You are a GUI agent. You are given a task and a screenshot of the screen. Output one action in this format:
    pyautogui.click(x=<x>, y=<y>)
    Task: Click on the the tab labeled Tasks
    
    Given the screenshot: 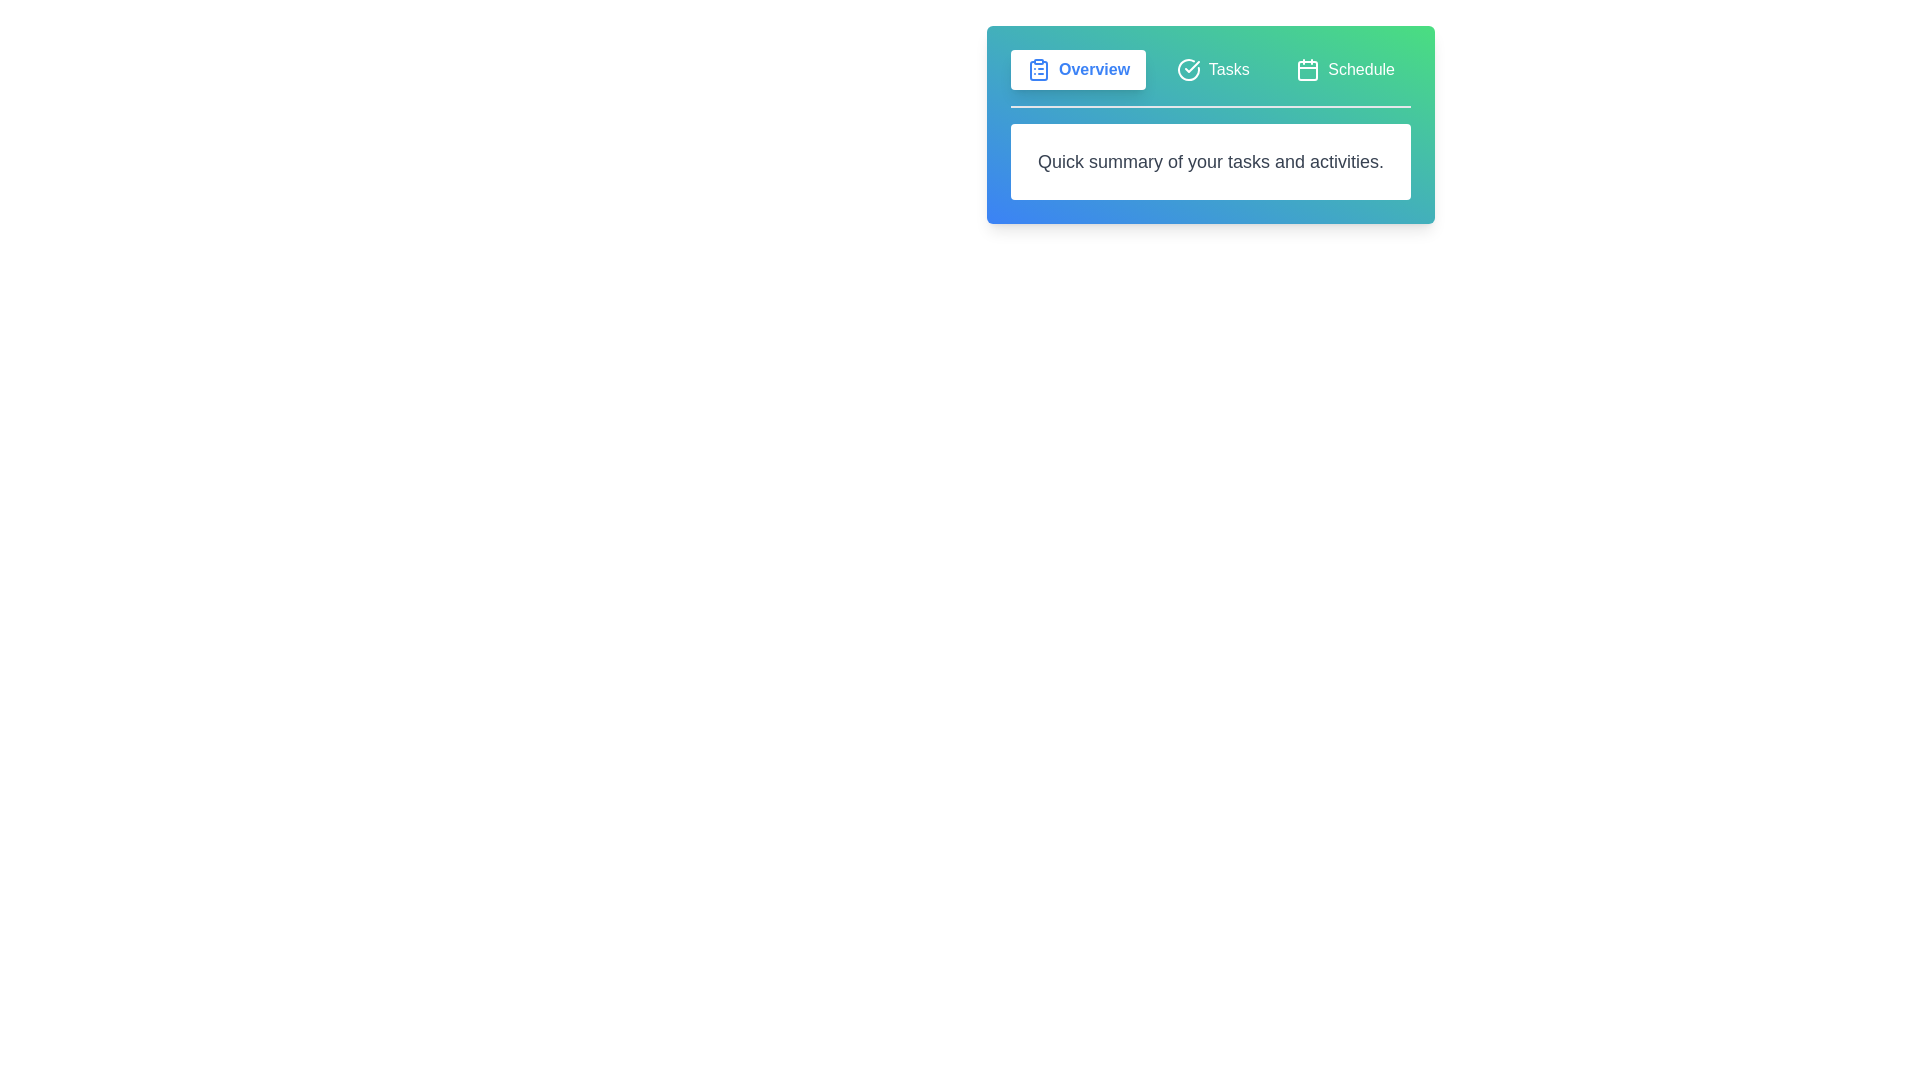 What is the action you would take?
    pyautogui.click(x=1212, y=68)
    